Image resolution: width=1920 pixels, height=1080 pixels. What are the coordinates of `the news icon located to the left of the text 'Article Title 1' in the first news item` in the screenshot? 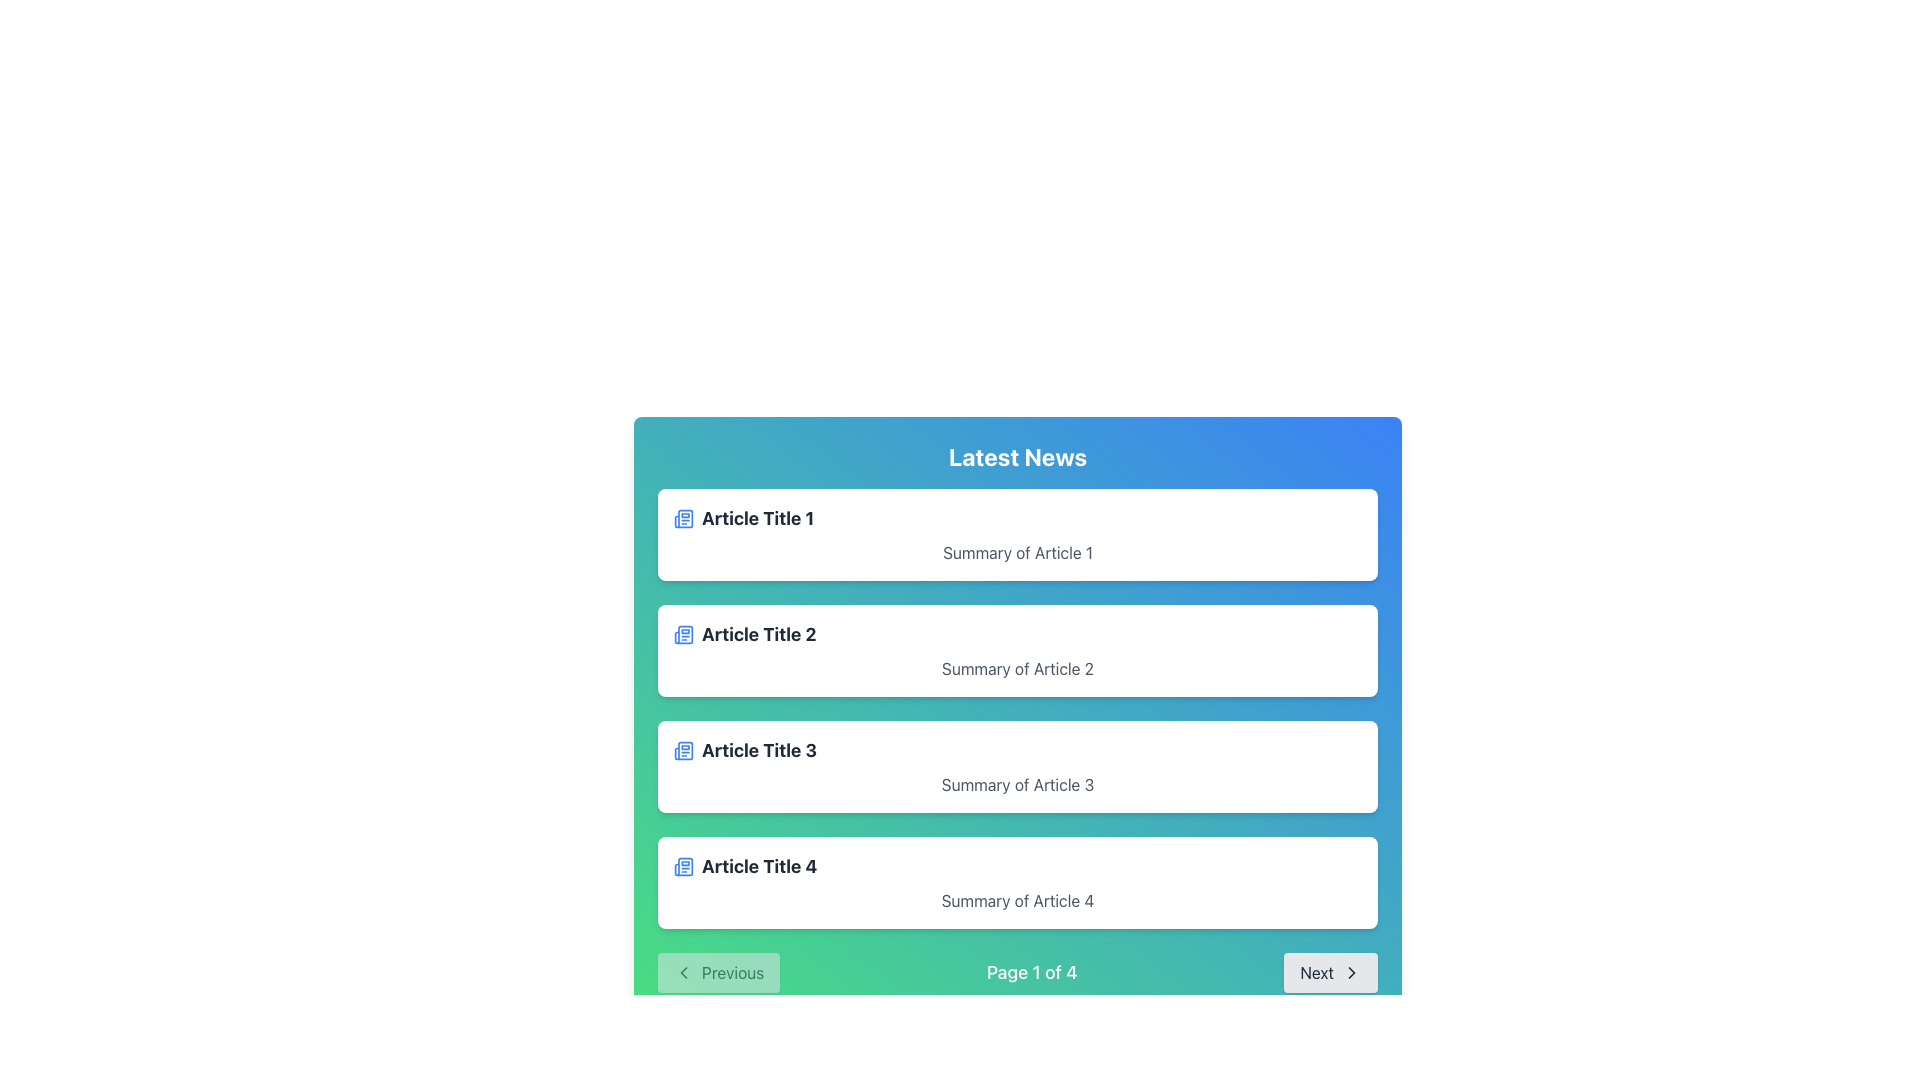 It's located at (684, 516).